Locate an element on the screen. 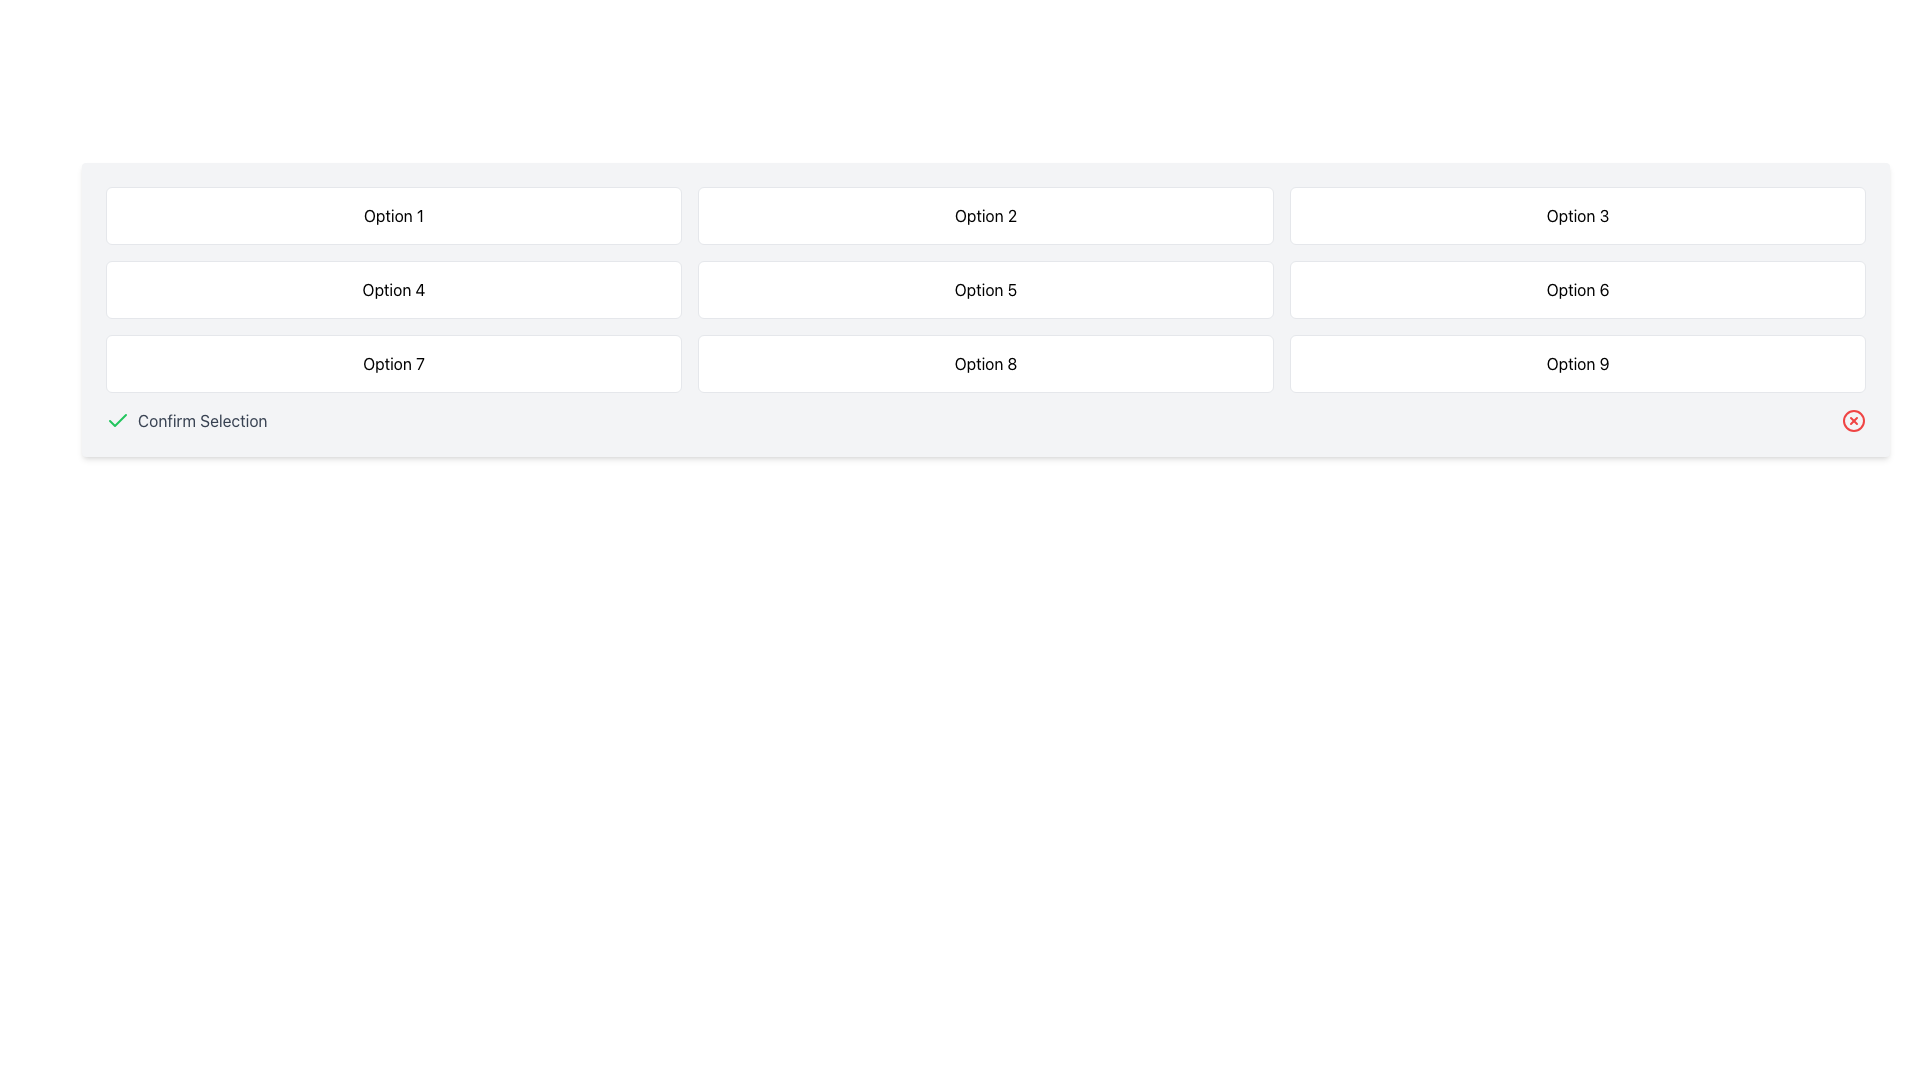 The height and width of the screenshot is (1080, 1920). the 'Option 3' button, which is a rectangular choice tile with a white background and a border, located in the first row of a 3x3 grid is located at coordinates (1577, 216).